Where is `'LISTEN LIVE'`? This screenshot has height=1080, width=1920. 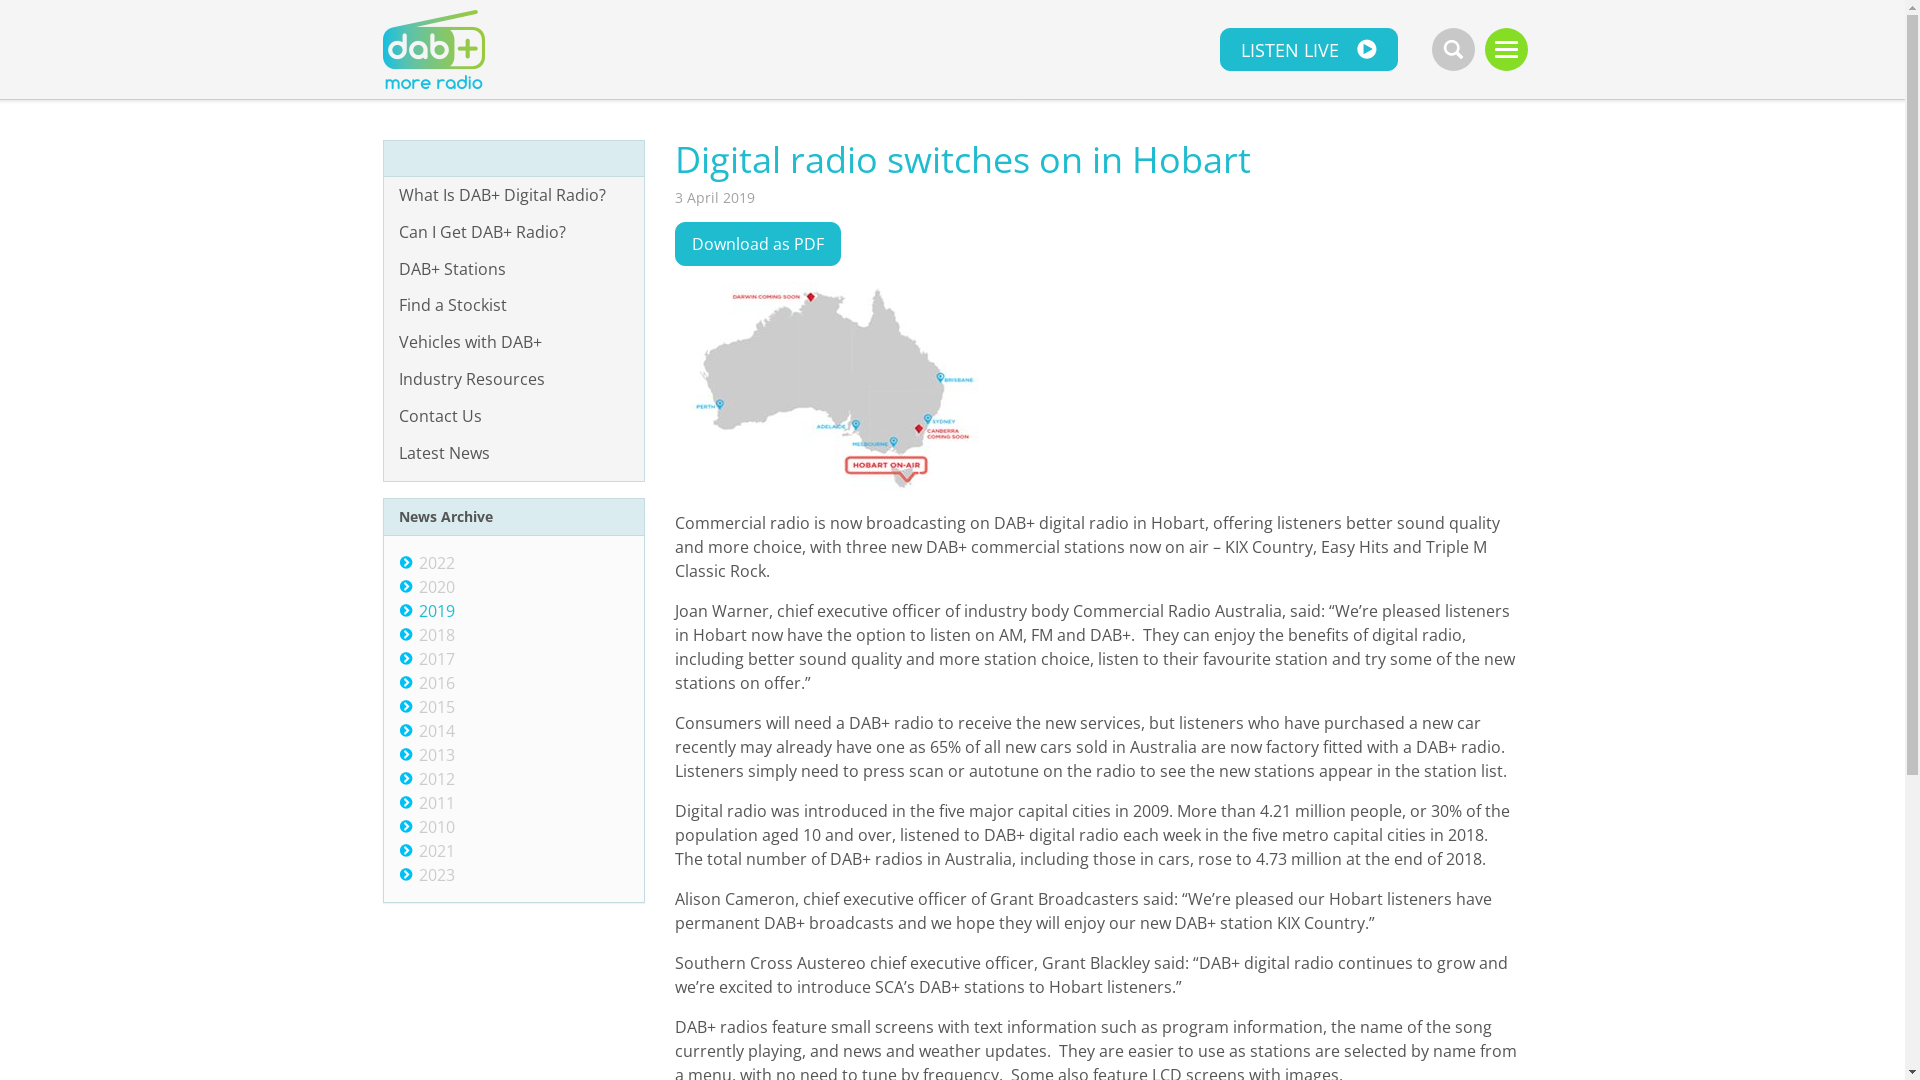
'LISTEN LIVE' is located at coordinates (1218, 48).